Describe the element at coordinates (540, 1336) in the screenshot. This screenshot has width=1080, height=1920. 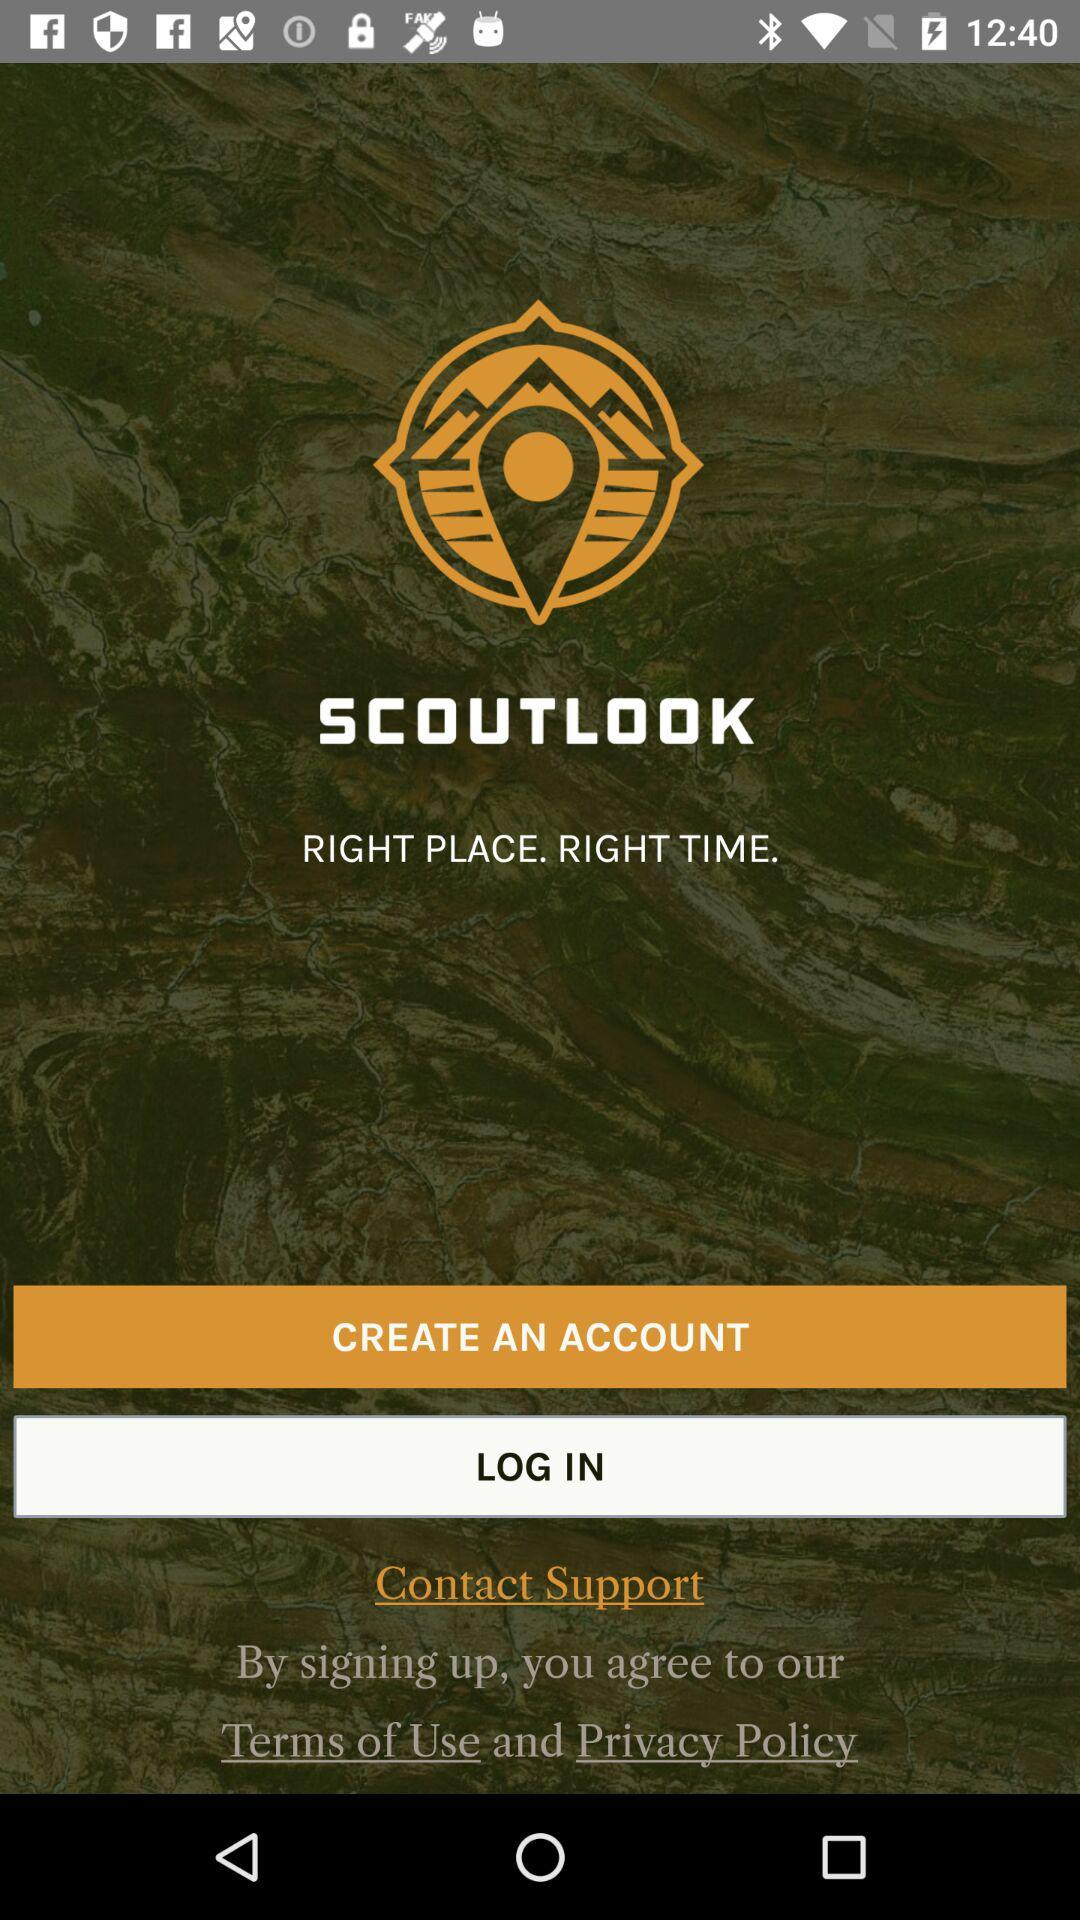
I see `the icon below the right place right` at that location.